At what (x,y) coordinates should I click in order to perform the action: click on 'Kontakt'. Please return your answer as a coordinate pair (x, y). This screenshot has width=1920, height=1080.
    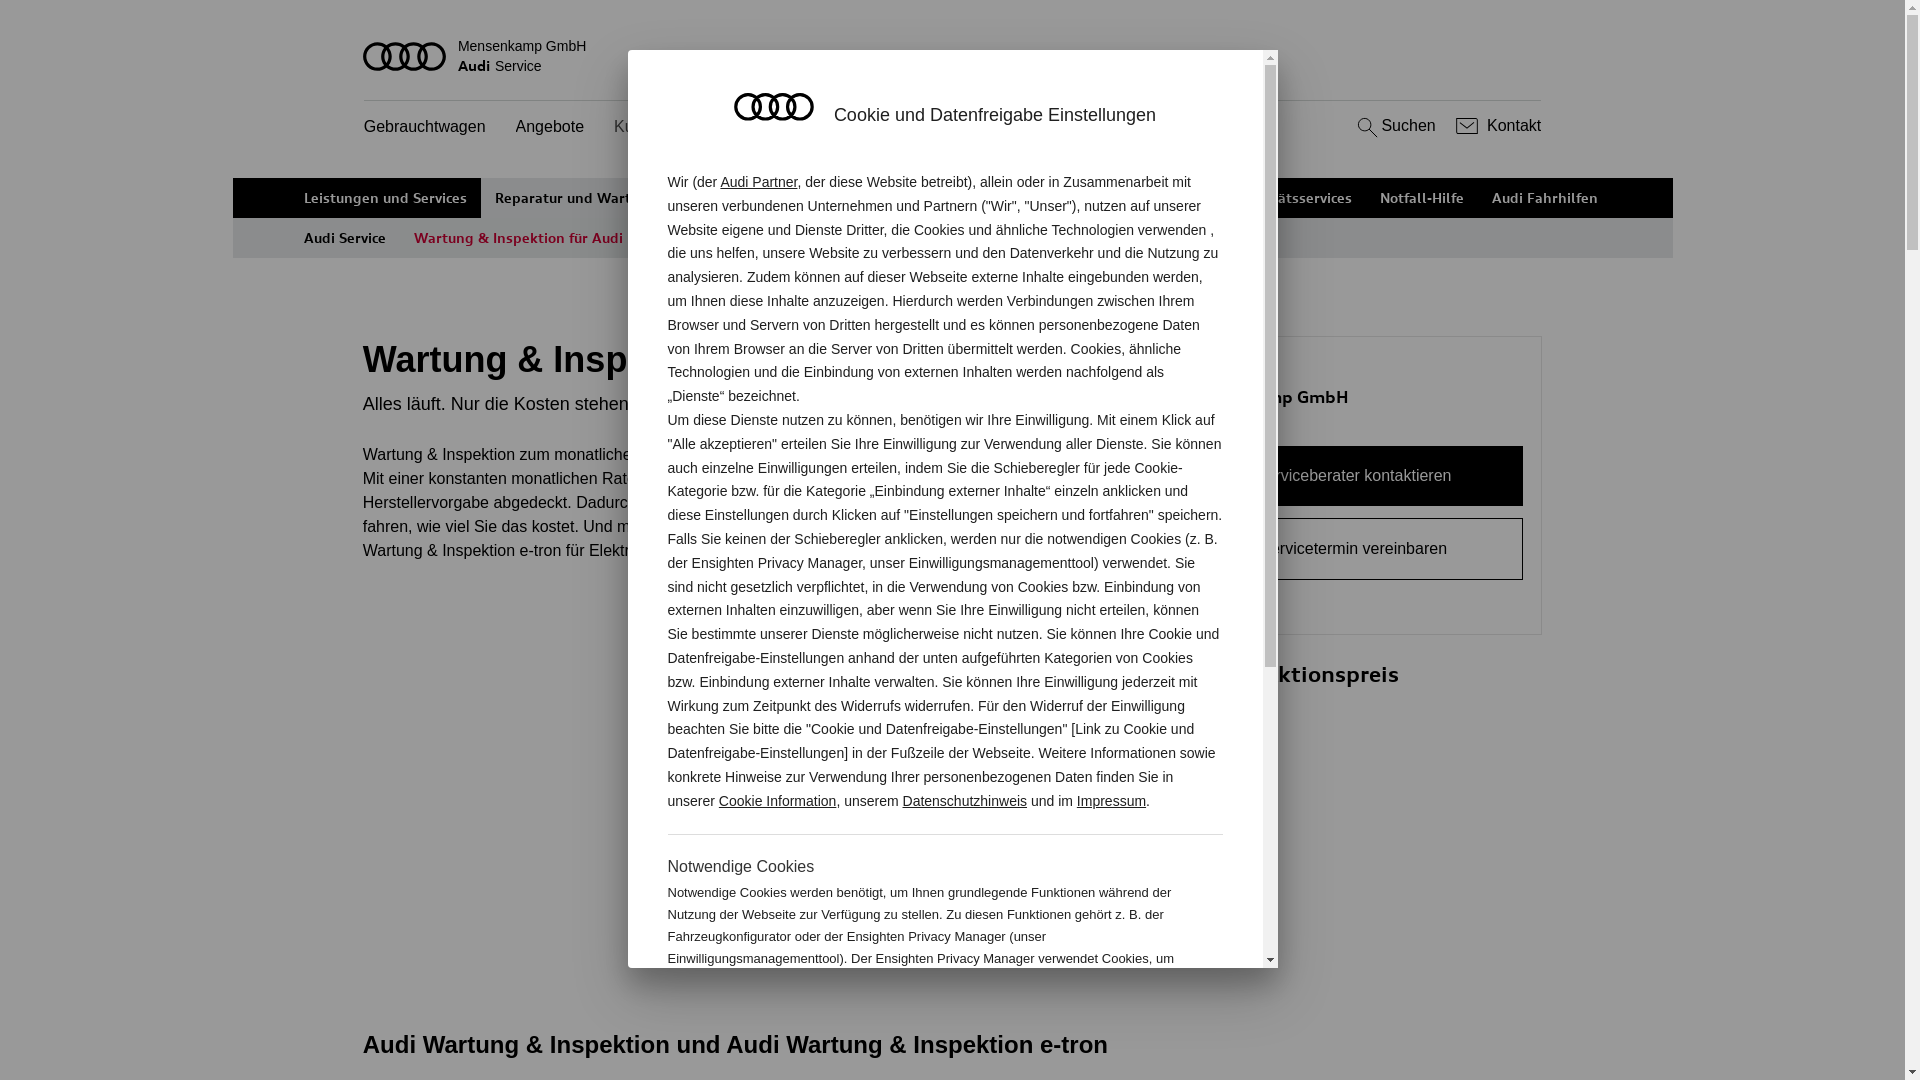
    Looking at the image, I should click on (1496, 126).